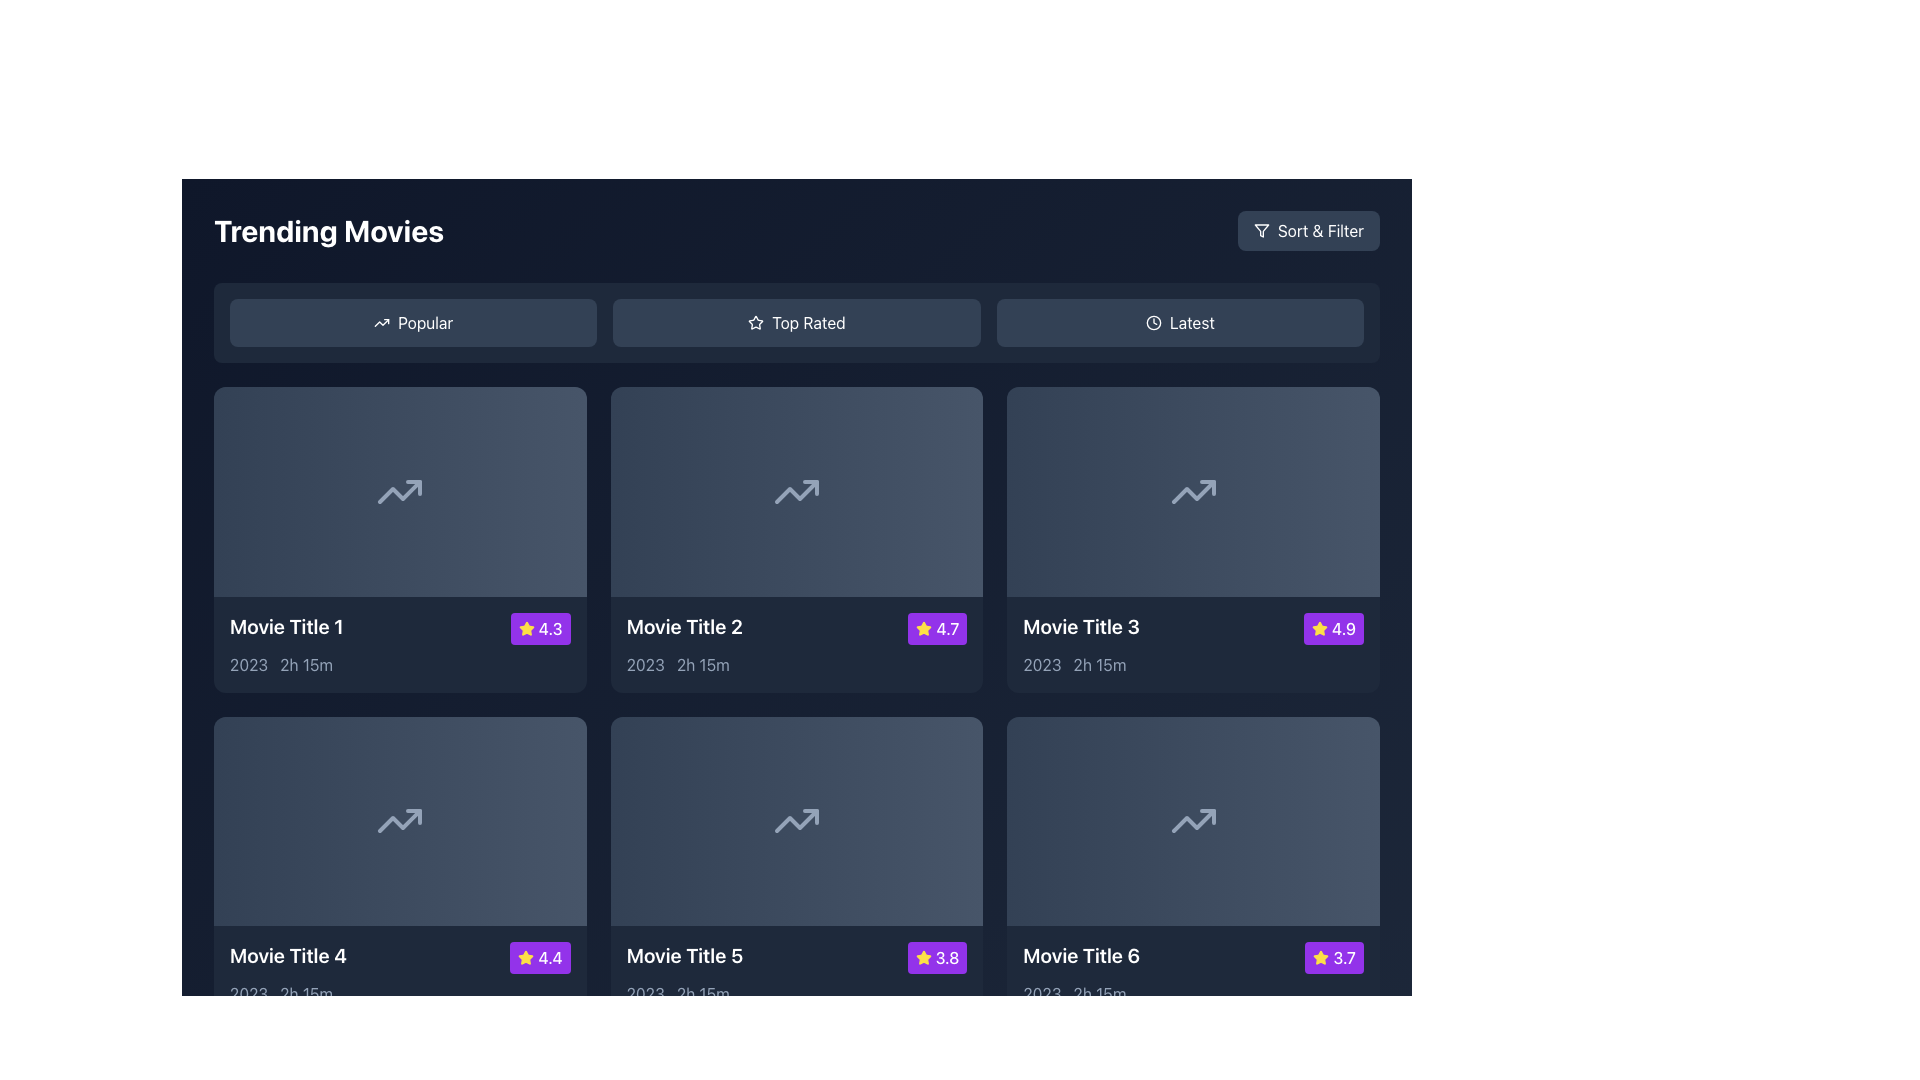 The height and width of the screenshot is (1080, 1920). Describe the element at coordinates (305, 664) in the screenshot. I see `the static text label displaying '2h 15m' located adjacent to '2023' within the dark-themed UI context under 'Movie Title 1'` at that location.